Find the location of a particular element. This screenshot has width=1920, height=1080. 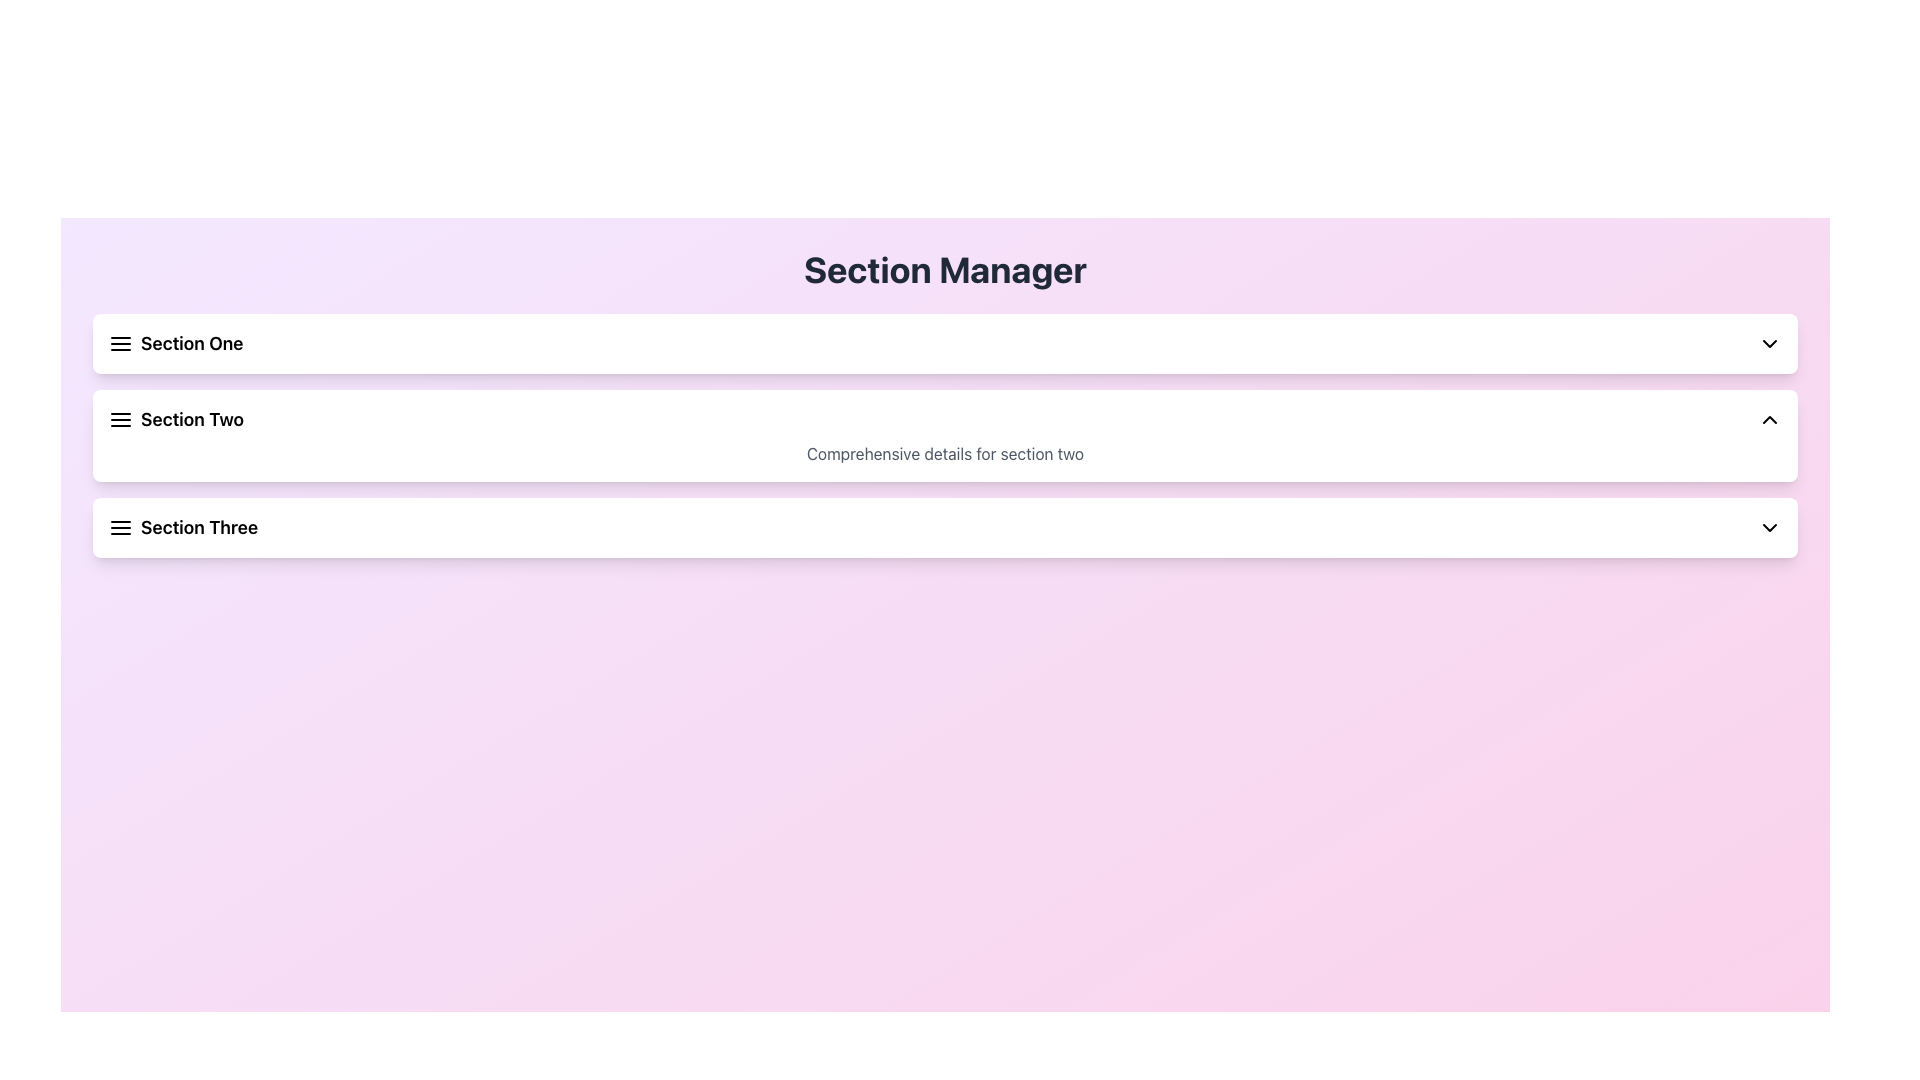

the 'Section Three' header element, which features bold text and an icon with horizontal lines is located at coordinates (183, 527).